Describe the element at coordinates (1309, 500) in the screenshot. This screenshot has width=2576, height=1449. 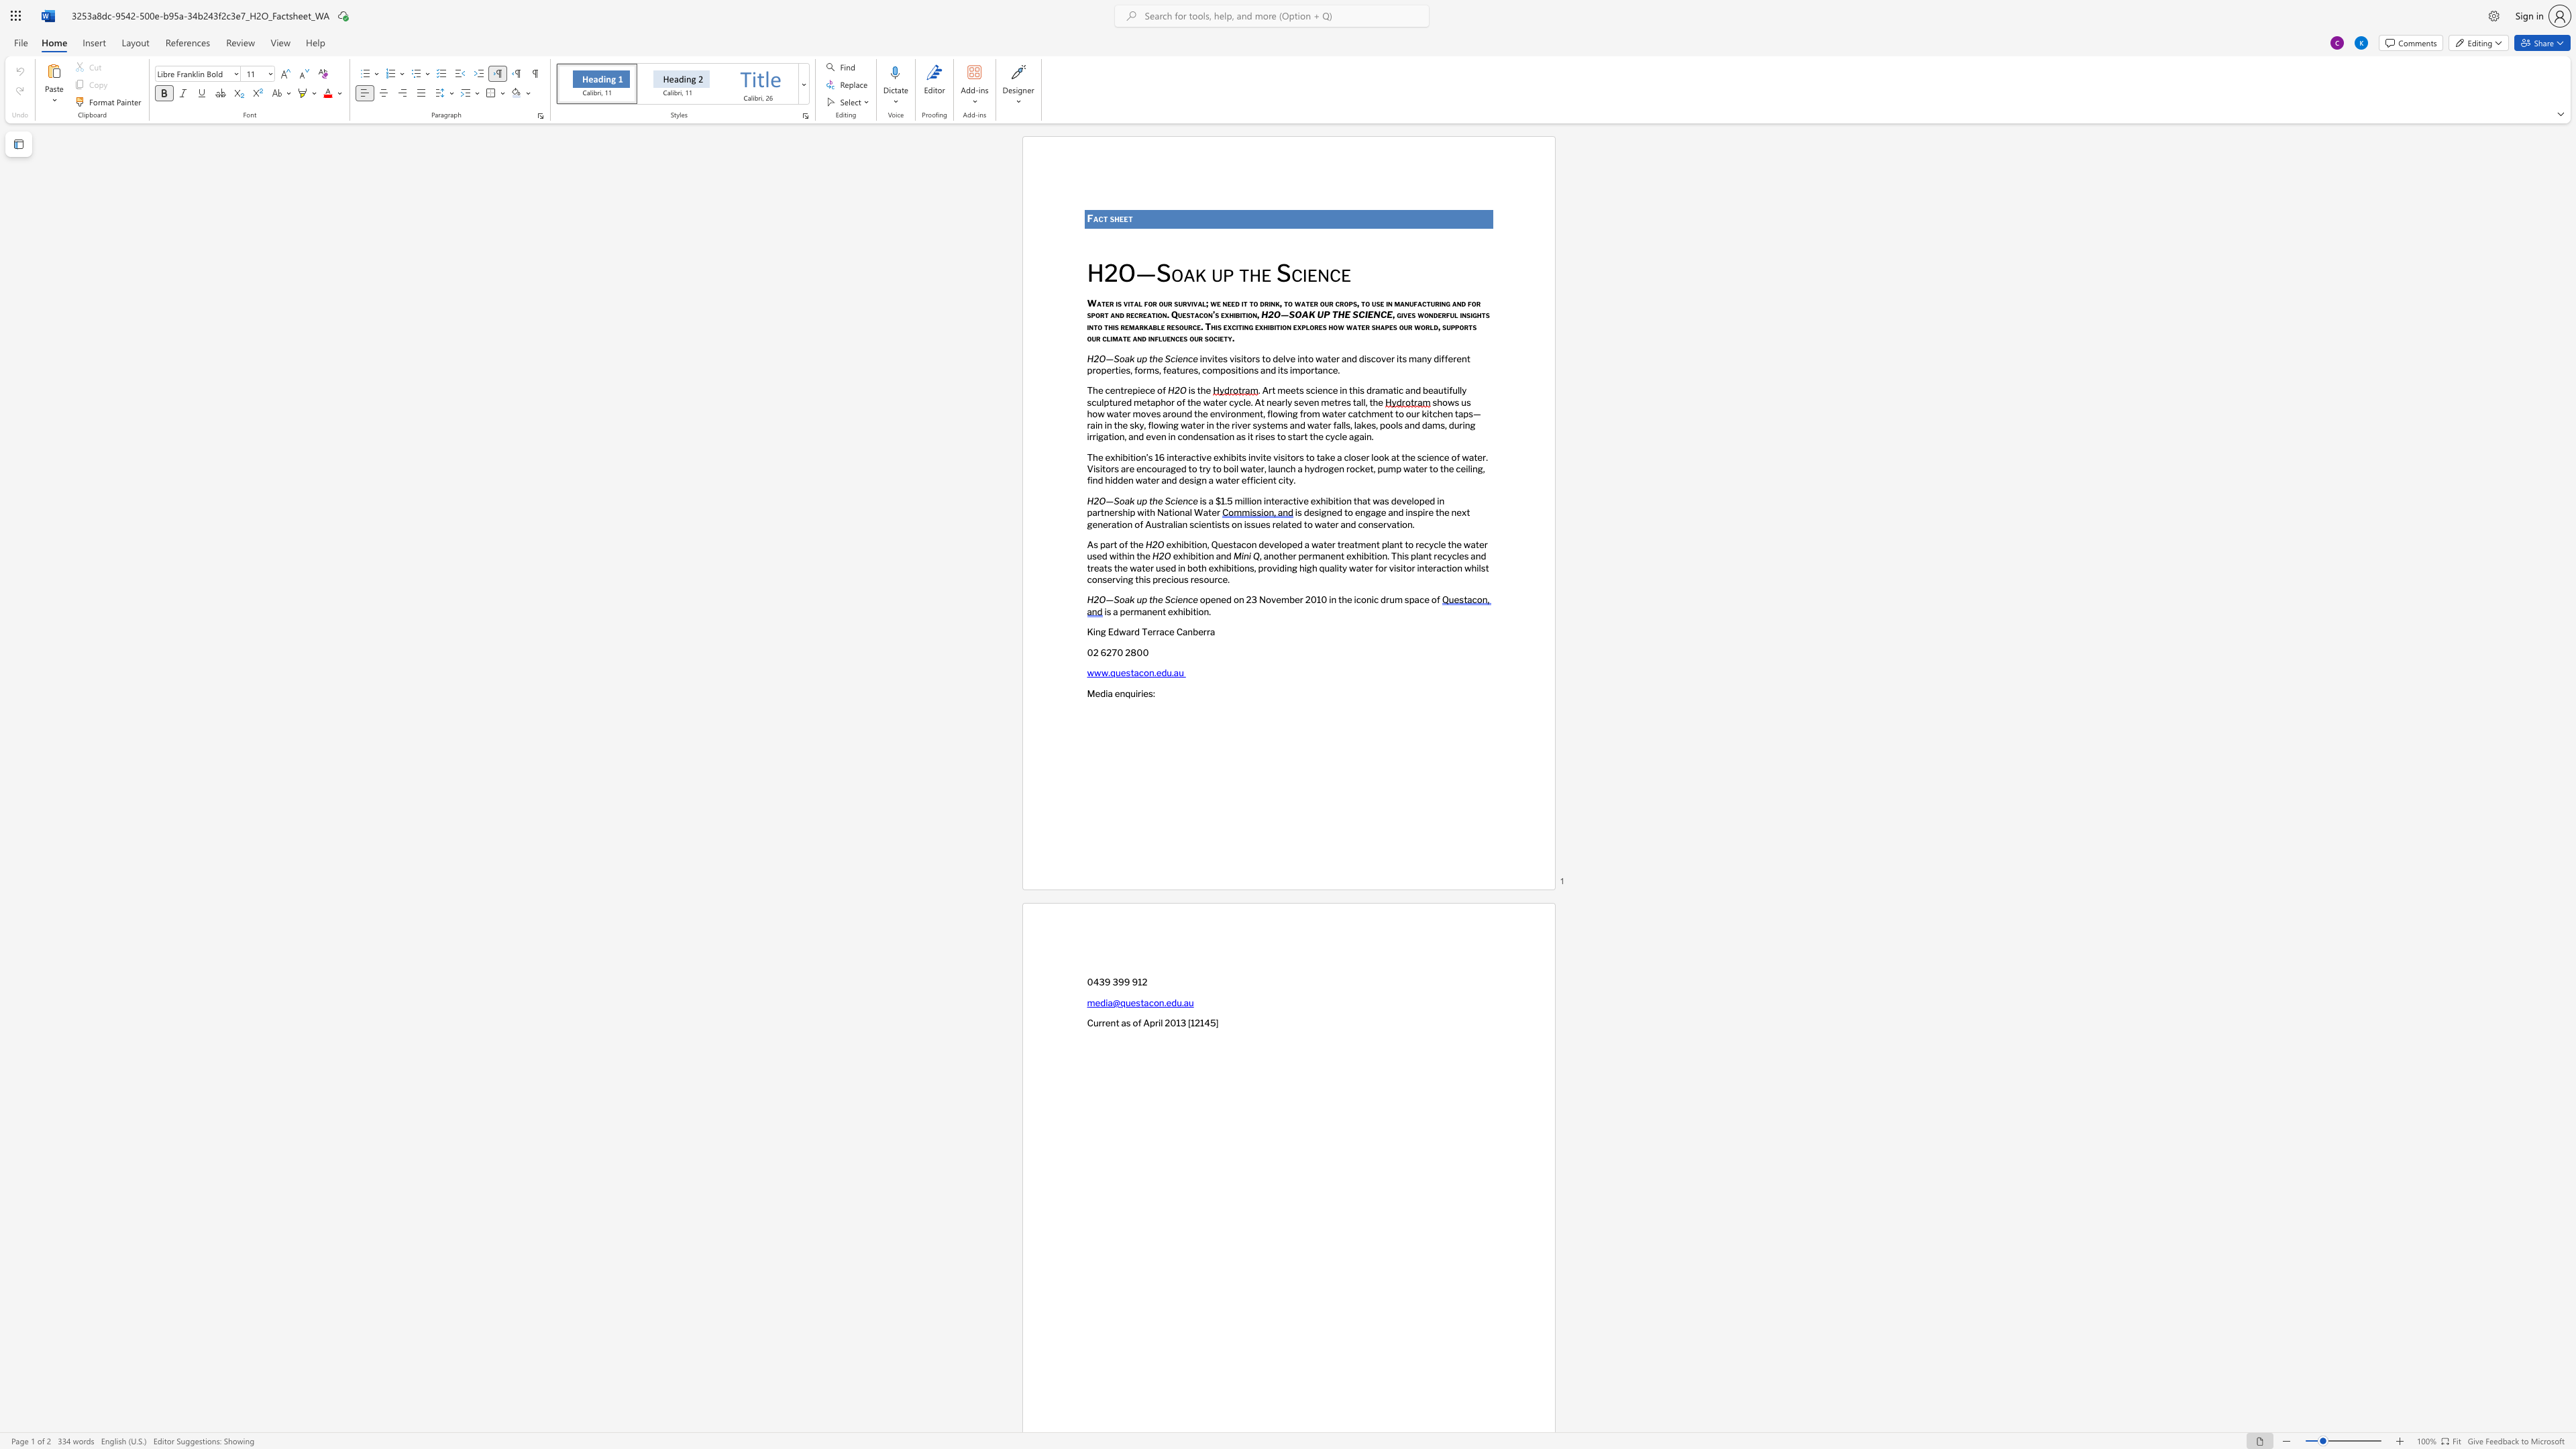
I see `the subset text "exhibition that was developed i" within the text "is a $1.5 million interactive exhibition that was developed in partnership with National Water"` at that location.